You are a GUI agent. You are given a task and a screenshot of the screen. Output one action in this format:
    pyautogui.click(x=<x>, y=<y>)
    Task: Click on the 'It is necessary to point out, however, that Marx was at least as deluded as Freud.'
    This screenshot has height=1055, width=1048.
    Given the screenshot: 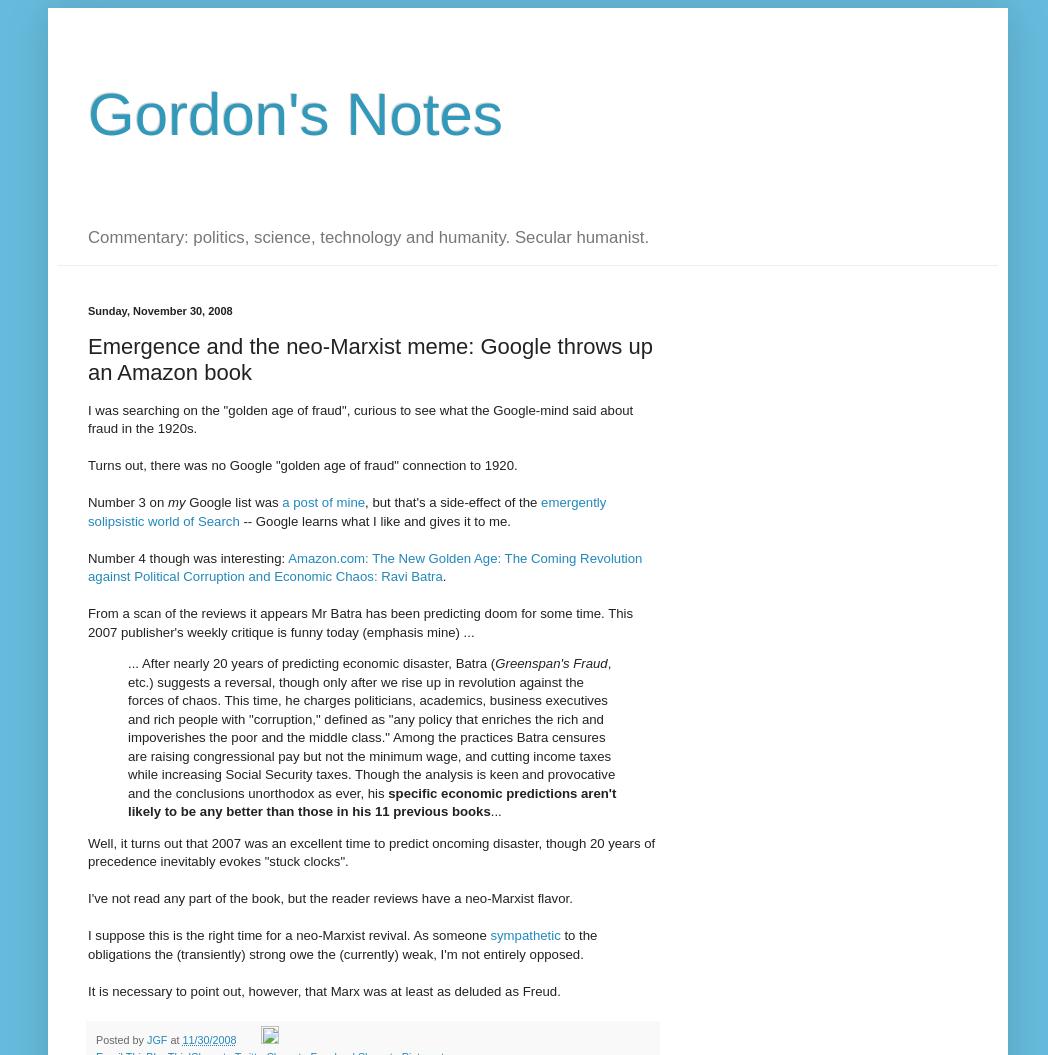 What is the action you would take?
    pyautogui.click(x=87, y=990)
    